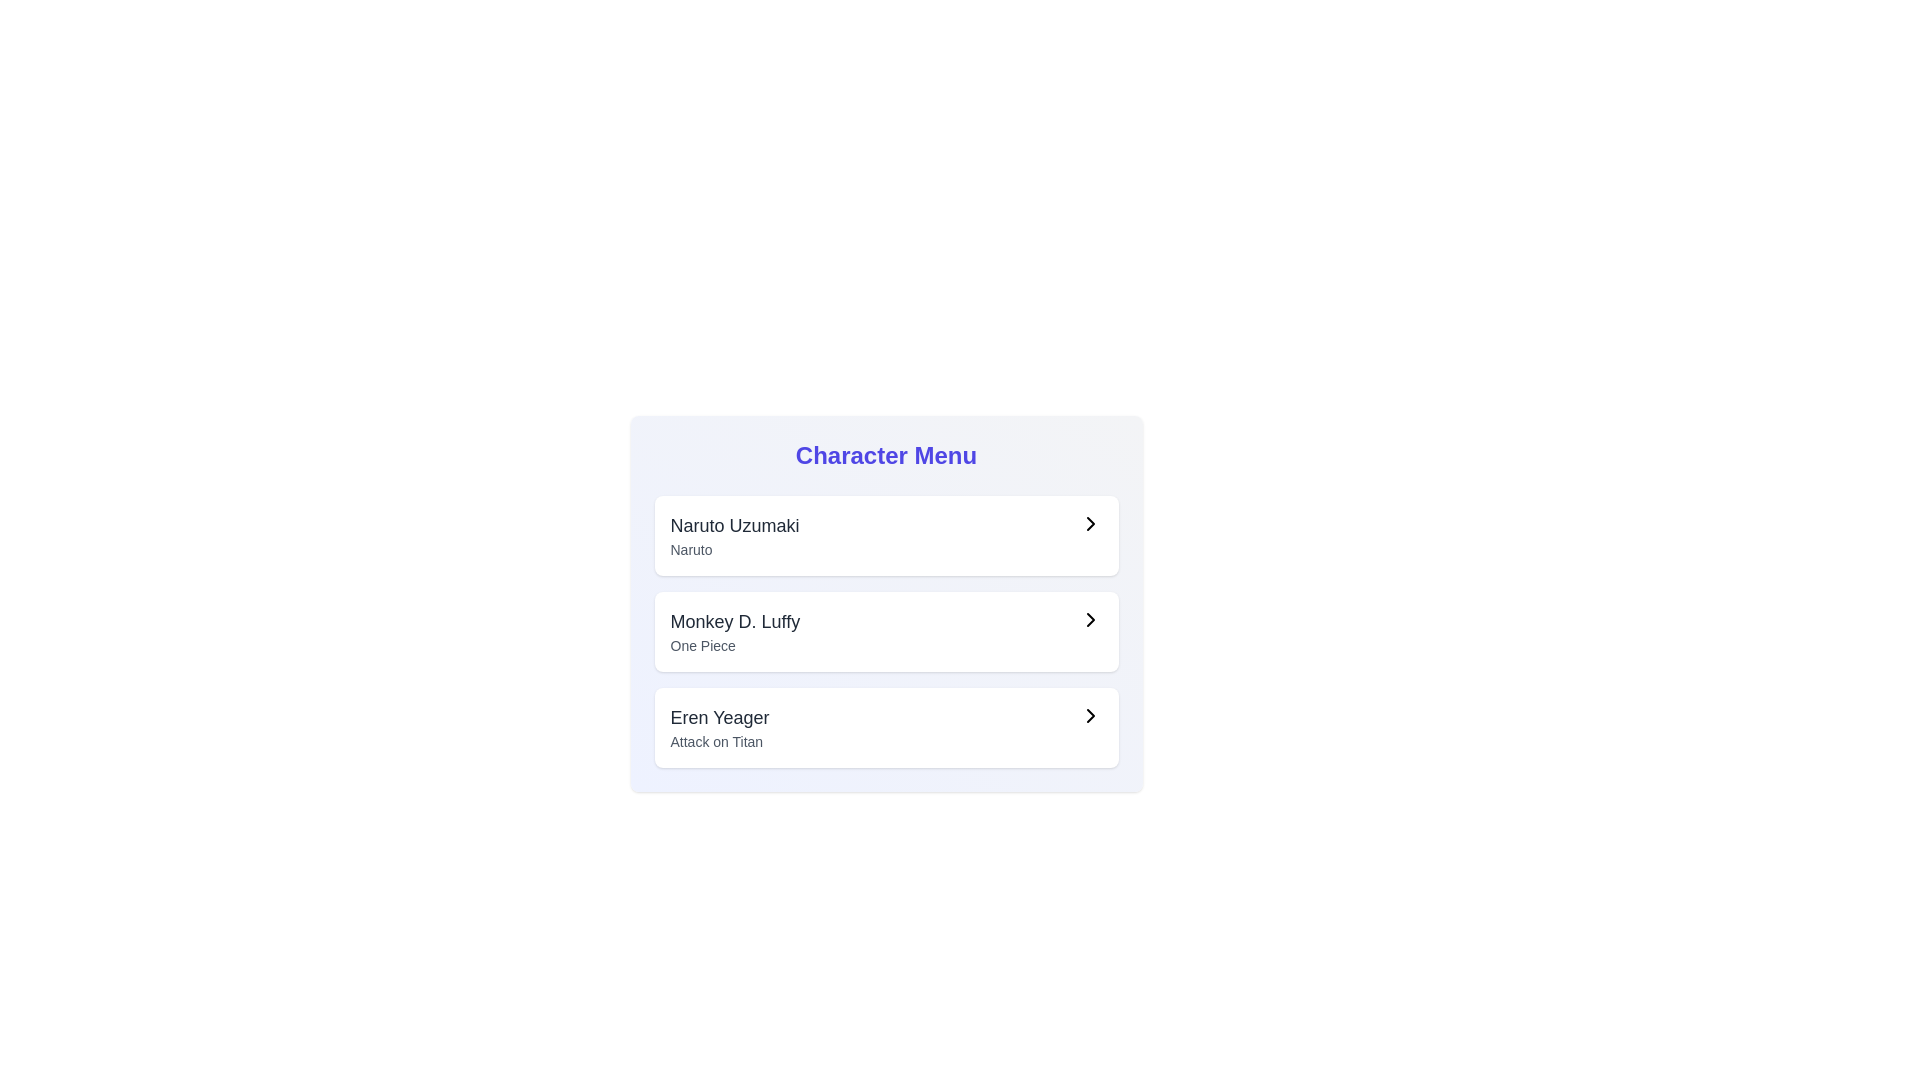  I want to click on the text label displaying 'Monkey D. Luffy' and 'One Piece', which is the second item in a vertically stacked menu, so click(734, 632).